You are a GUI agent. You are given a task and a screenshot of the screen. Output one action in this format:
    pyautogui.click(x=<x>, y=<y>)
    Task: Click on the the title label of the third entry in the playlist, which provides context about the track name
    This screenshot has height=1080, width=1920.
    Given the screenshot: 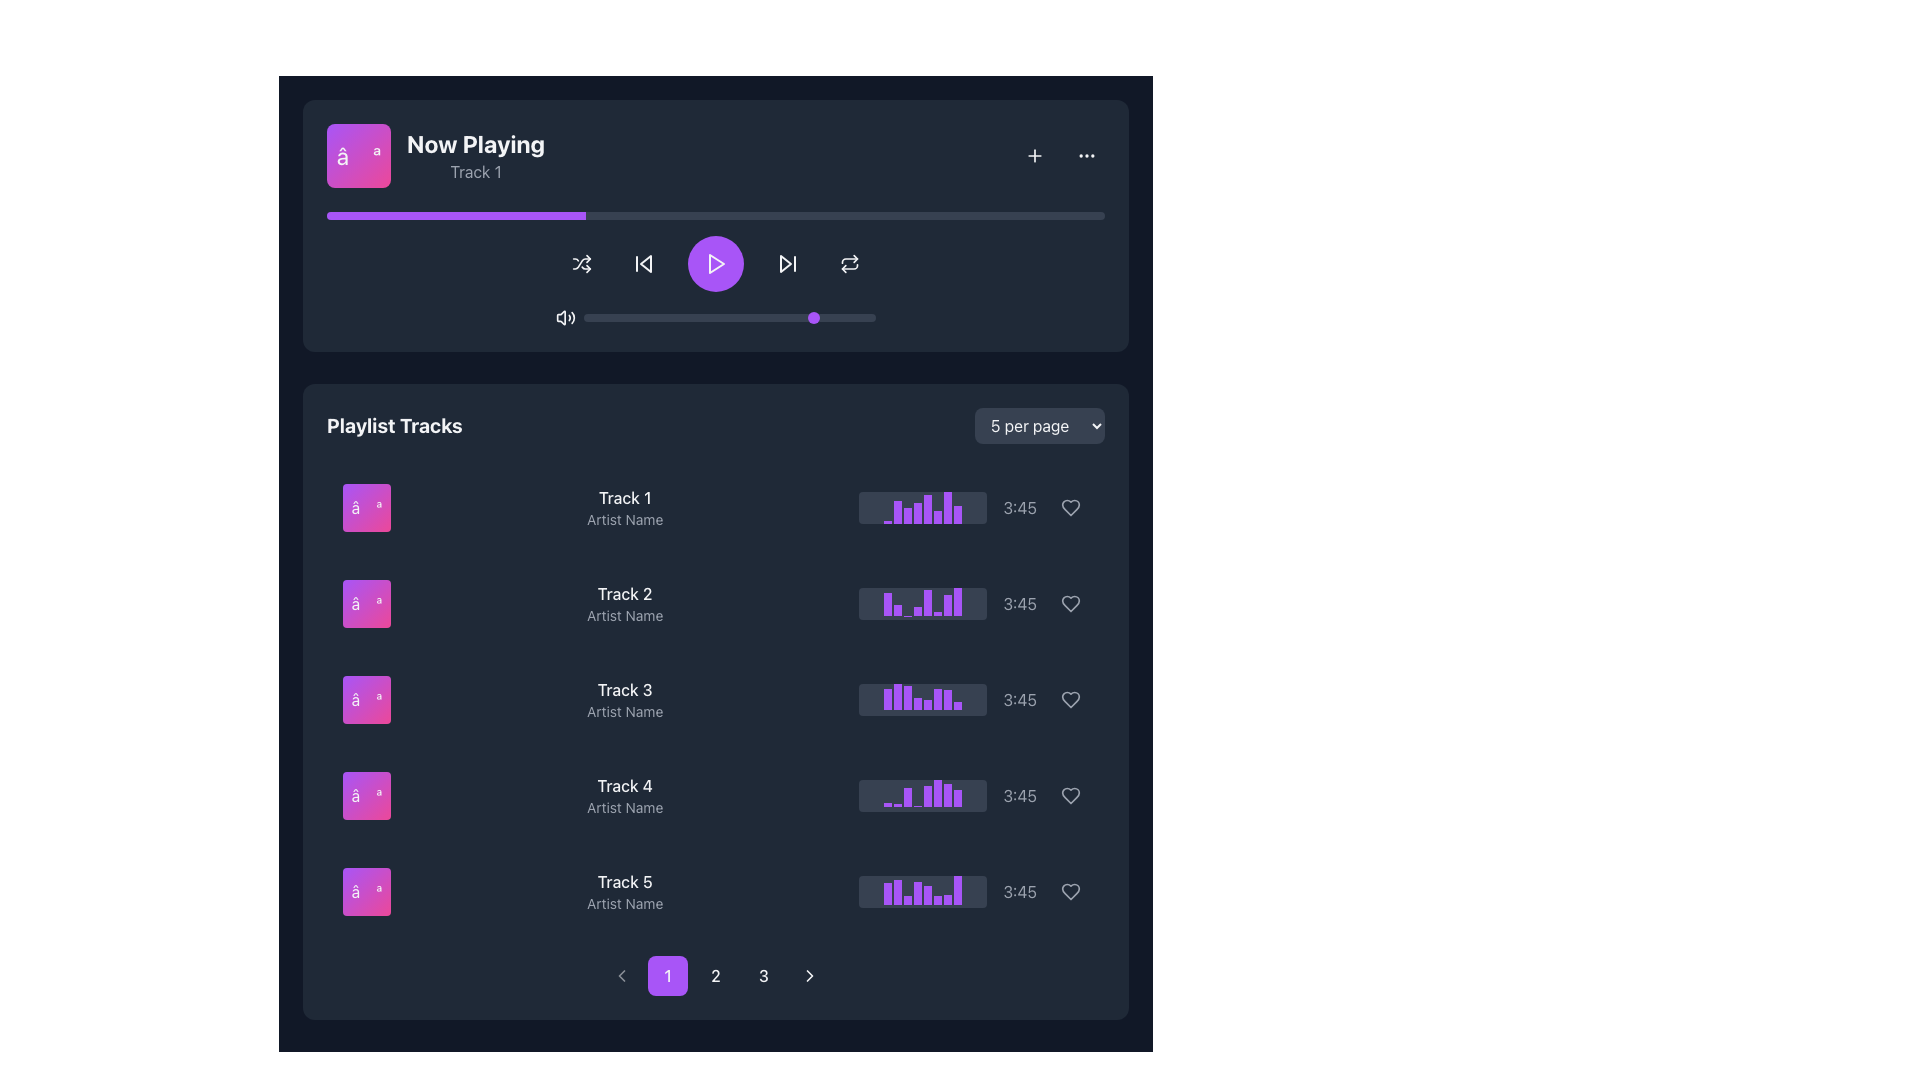 What is the action you would take?
    pyautogui.click(x=624, y=689)
    